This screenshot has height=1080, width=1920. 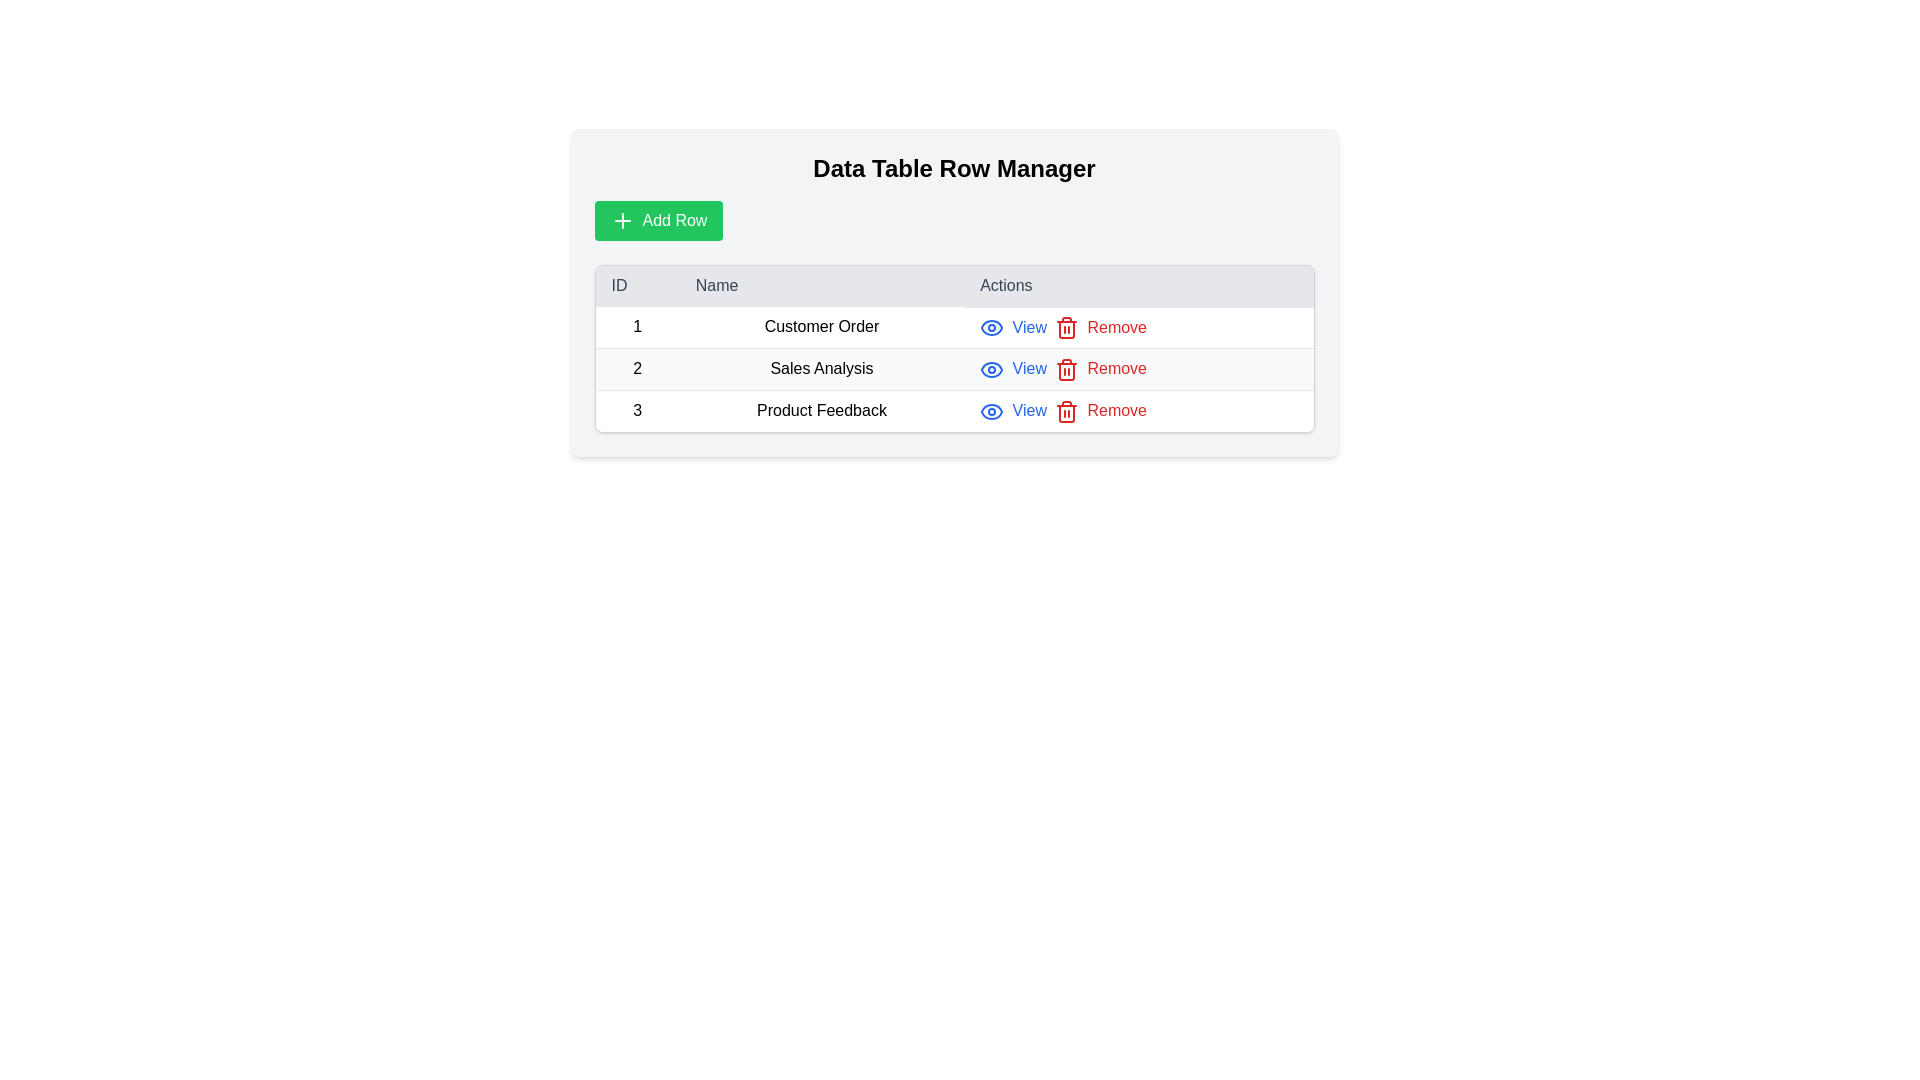 What do you see at coordinates (1013, 410) in the screenshot?
I see `the 'View' hyperlink in the 'Actions' column of the 'Product Feedback' entry in the third row of the table` at bounding box center [1013, 410].